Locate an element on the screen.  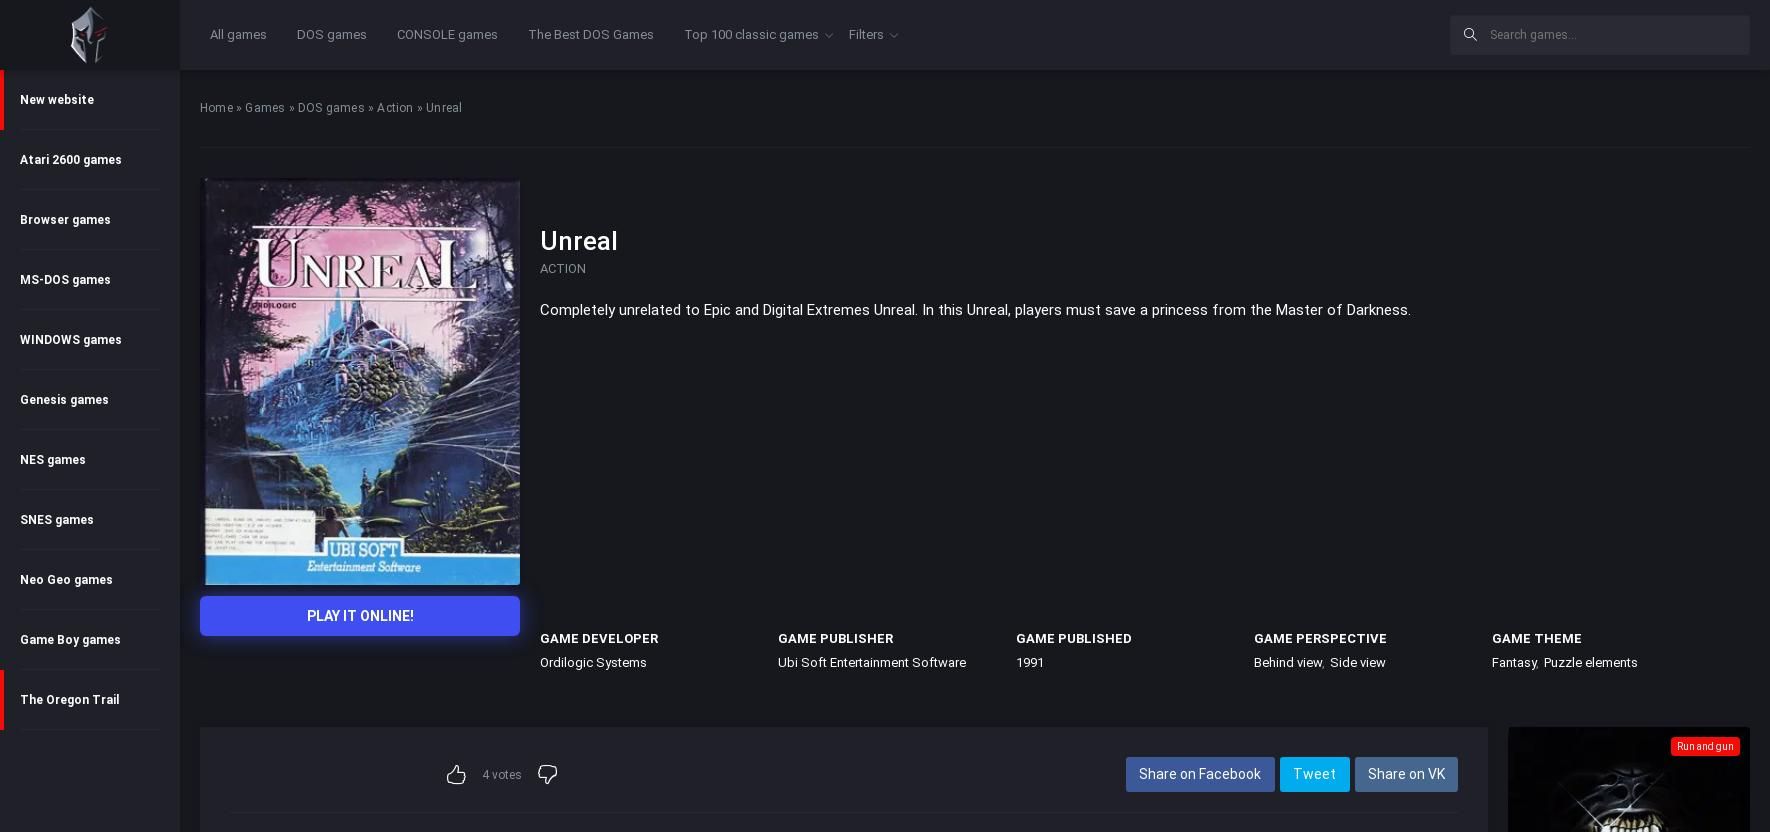
'All games' is located at coordinates (238, 33).